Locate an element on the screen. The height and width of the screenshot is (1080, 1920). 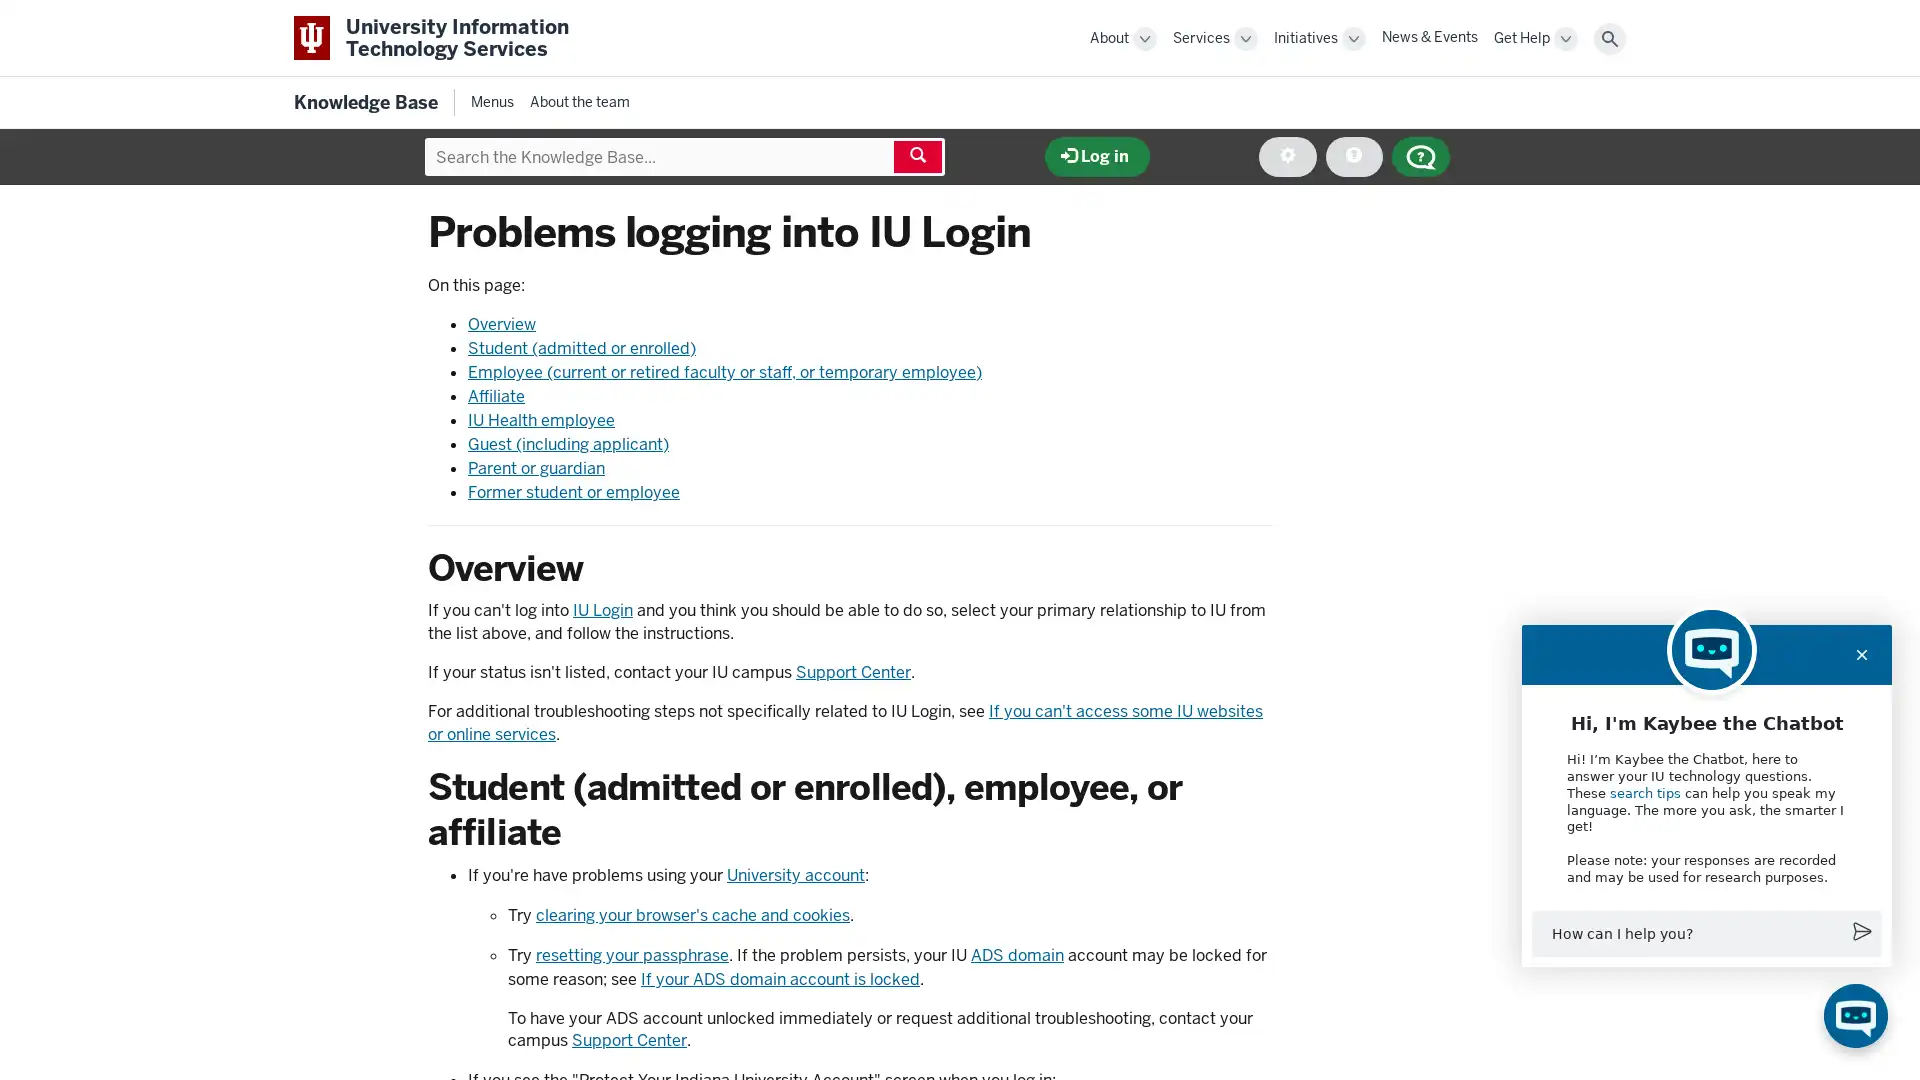
Options is located at coordinates (1287, 156).